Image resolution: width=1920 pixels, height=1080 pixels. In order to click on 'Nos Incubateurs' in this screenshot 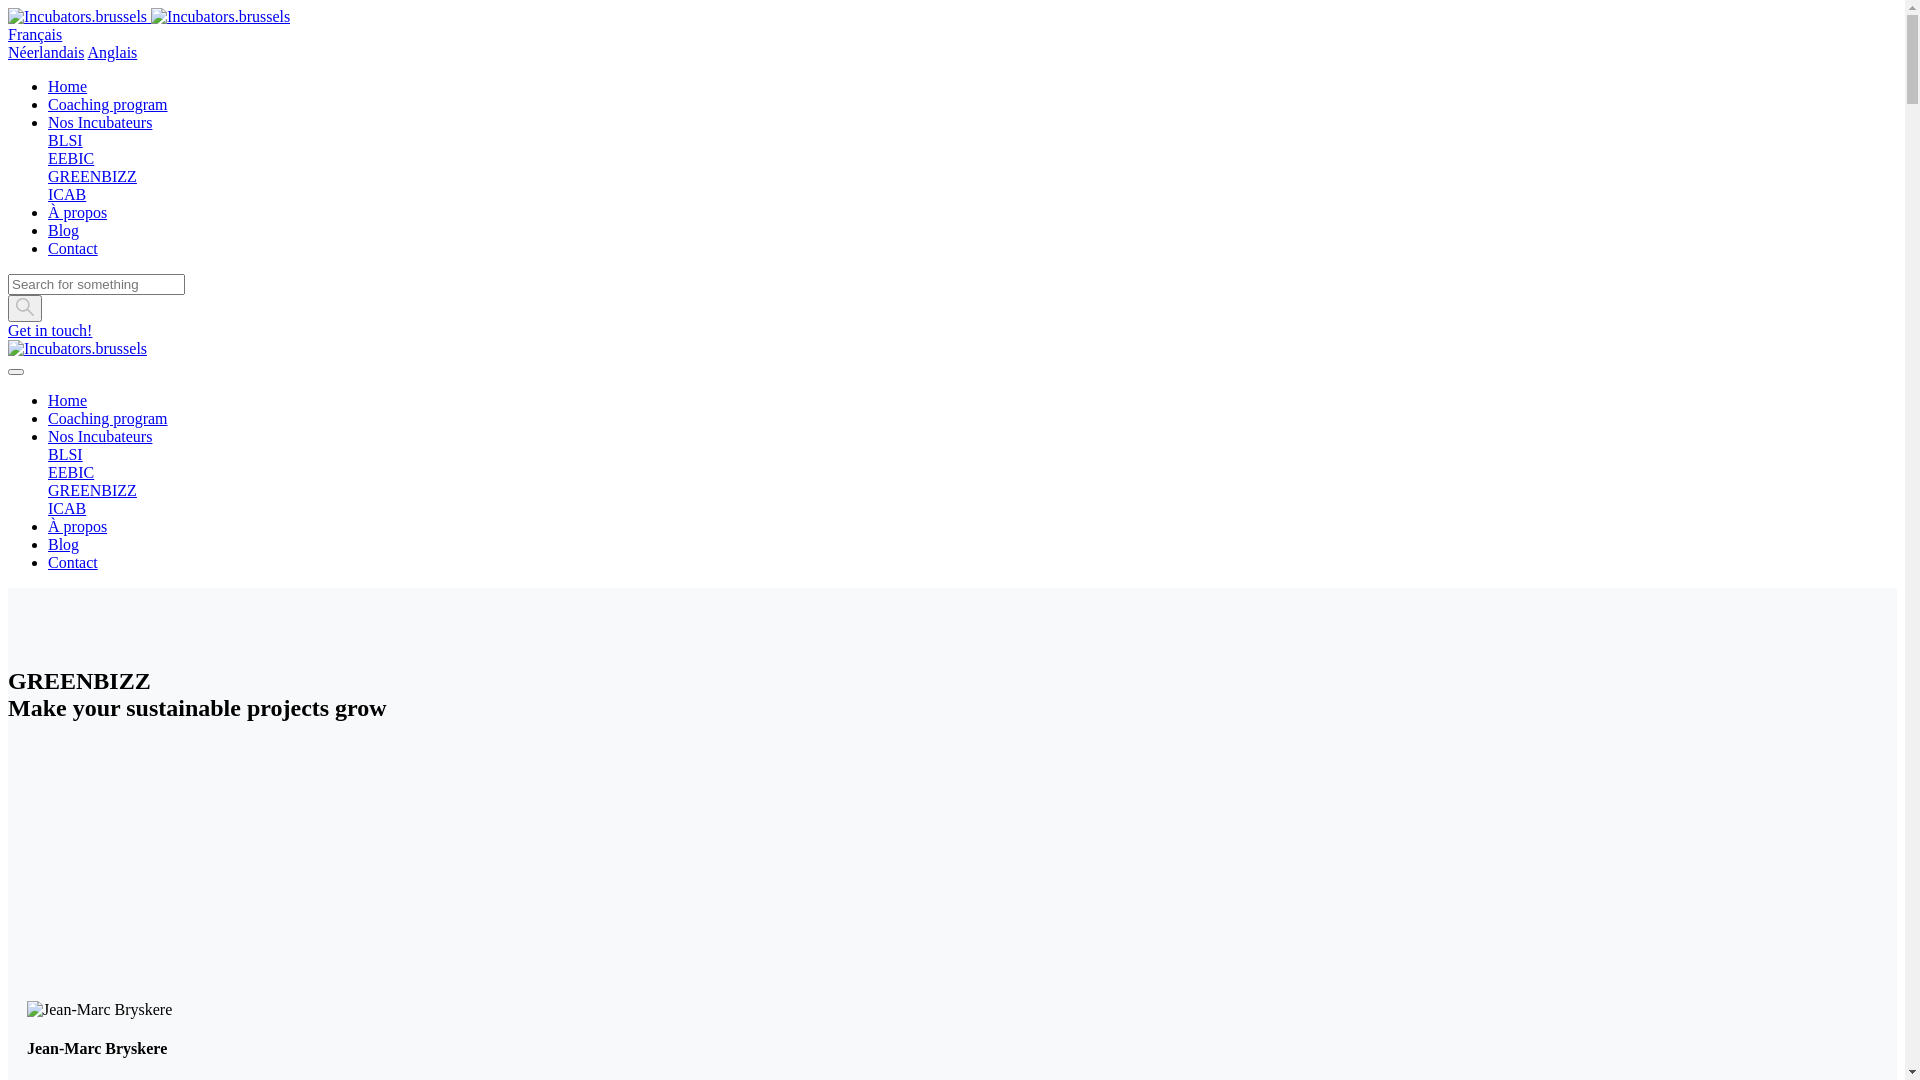, I will do `click(99, 122)`.